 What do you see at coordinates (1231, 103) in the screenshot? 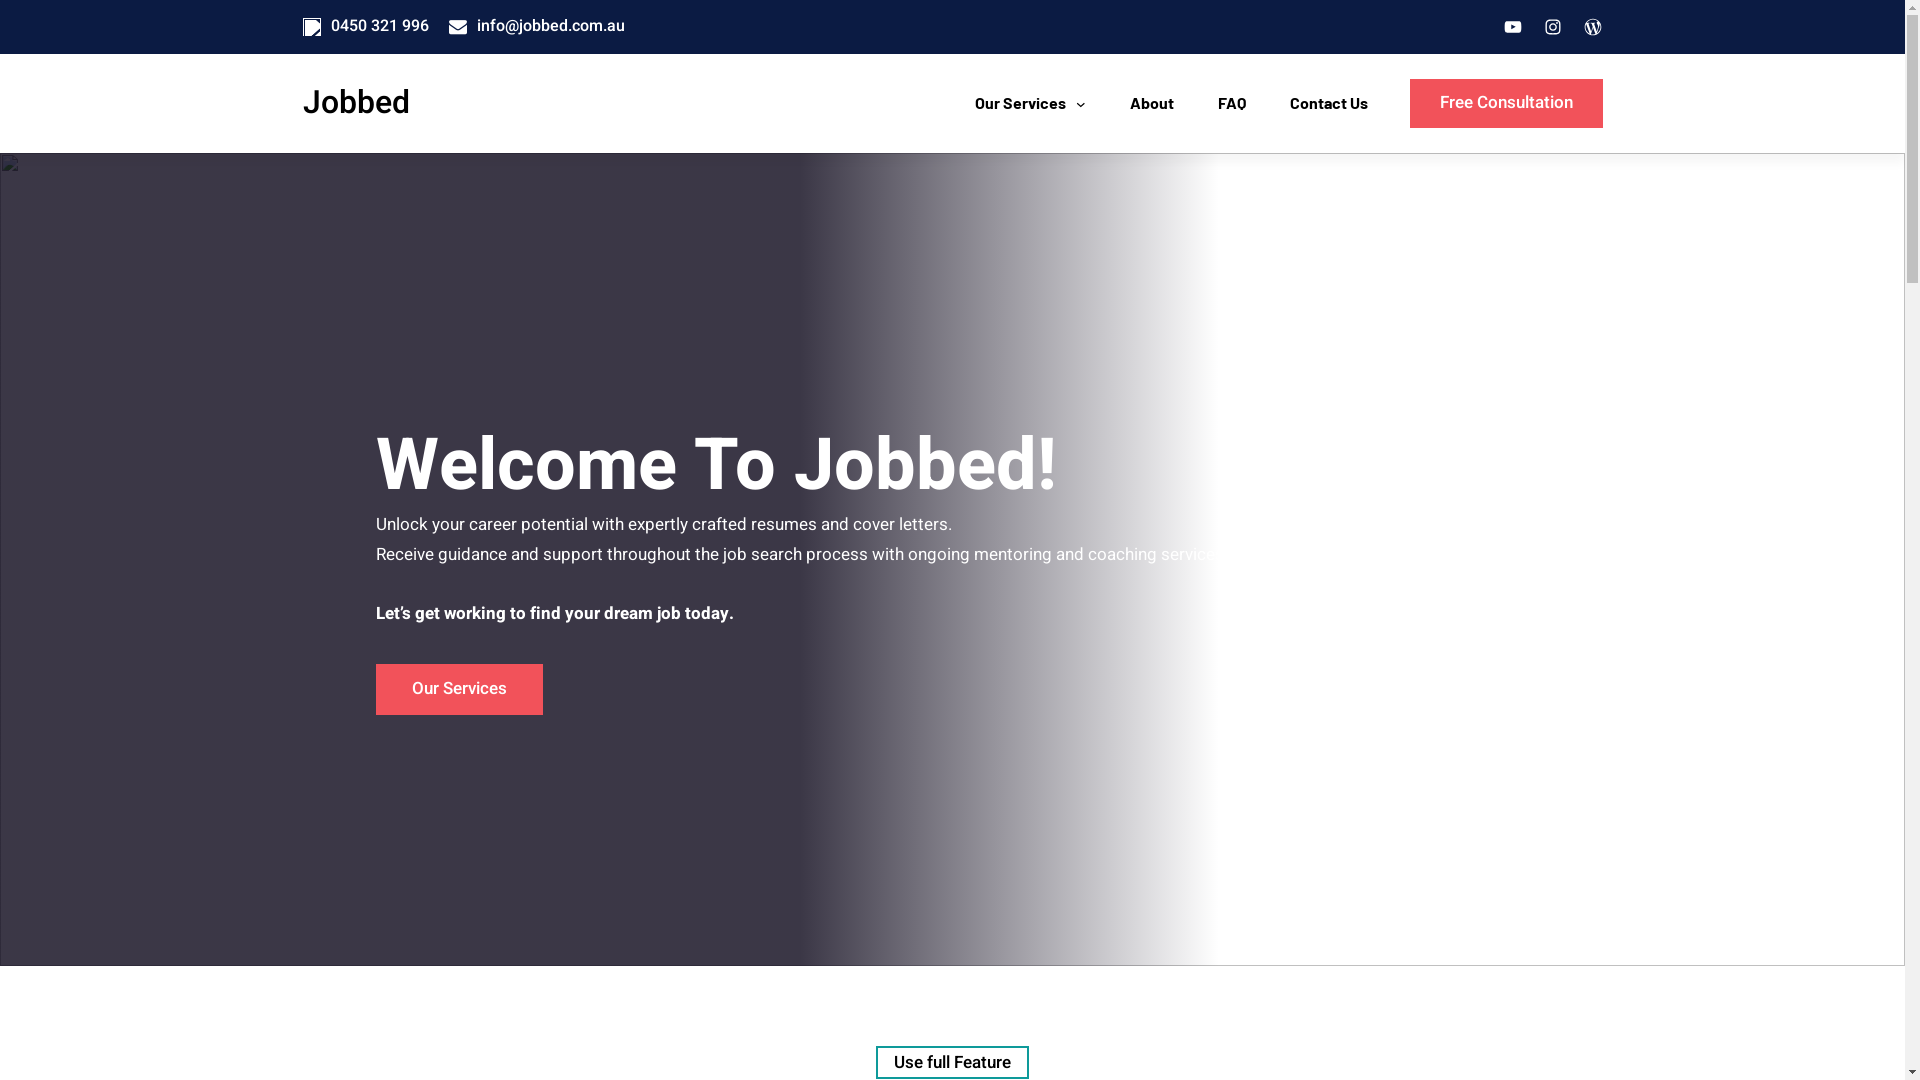
I see `'FAQ'` at bounding box center [1231, 103].